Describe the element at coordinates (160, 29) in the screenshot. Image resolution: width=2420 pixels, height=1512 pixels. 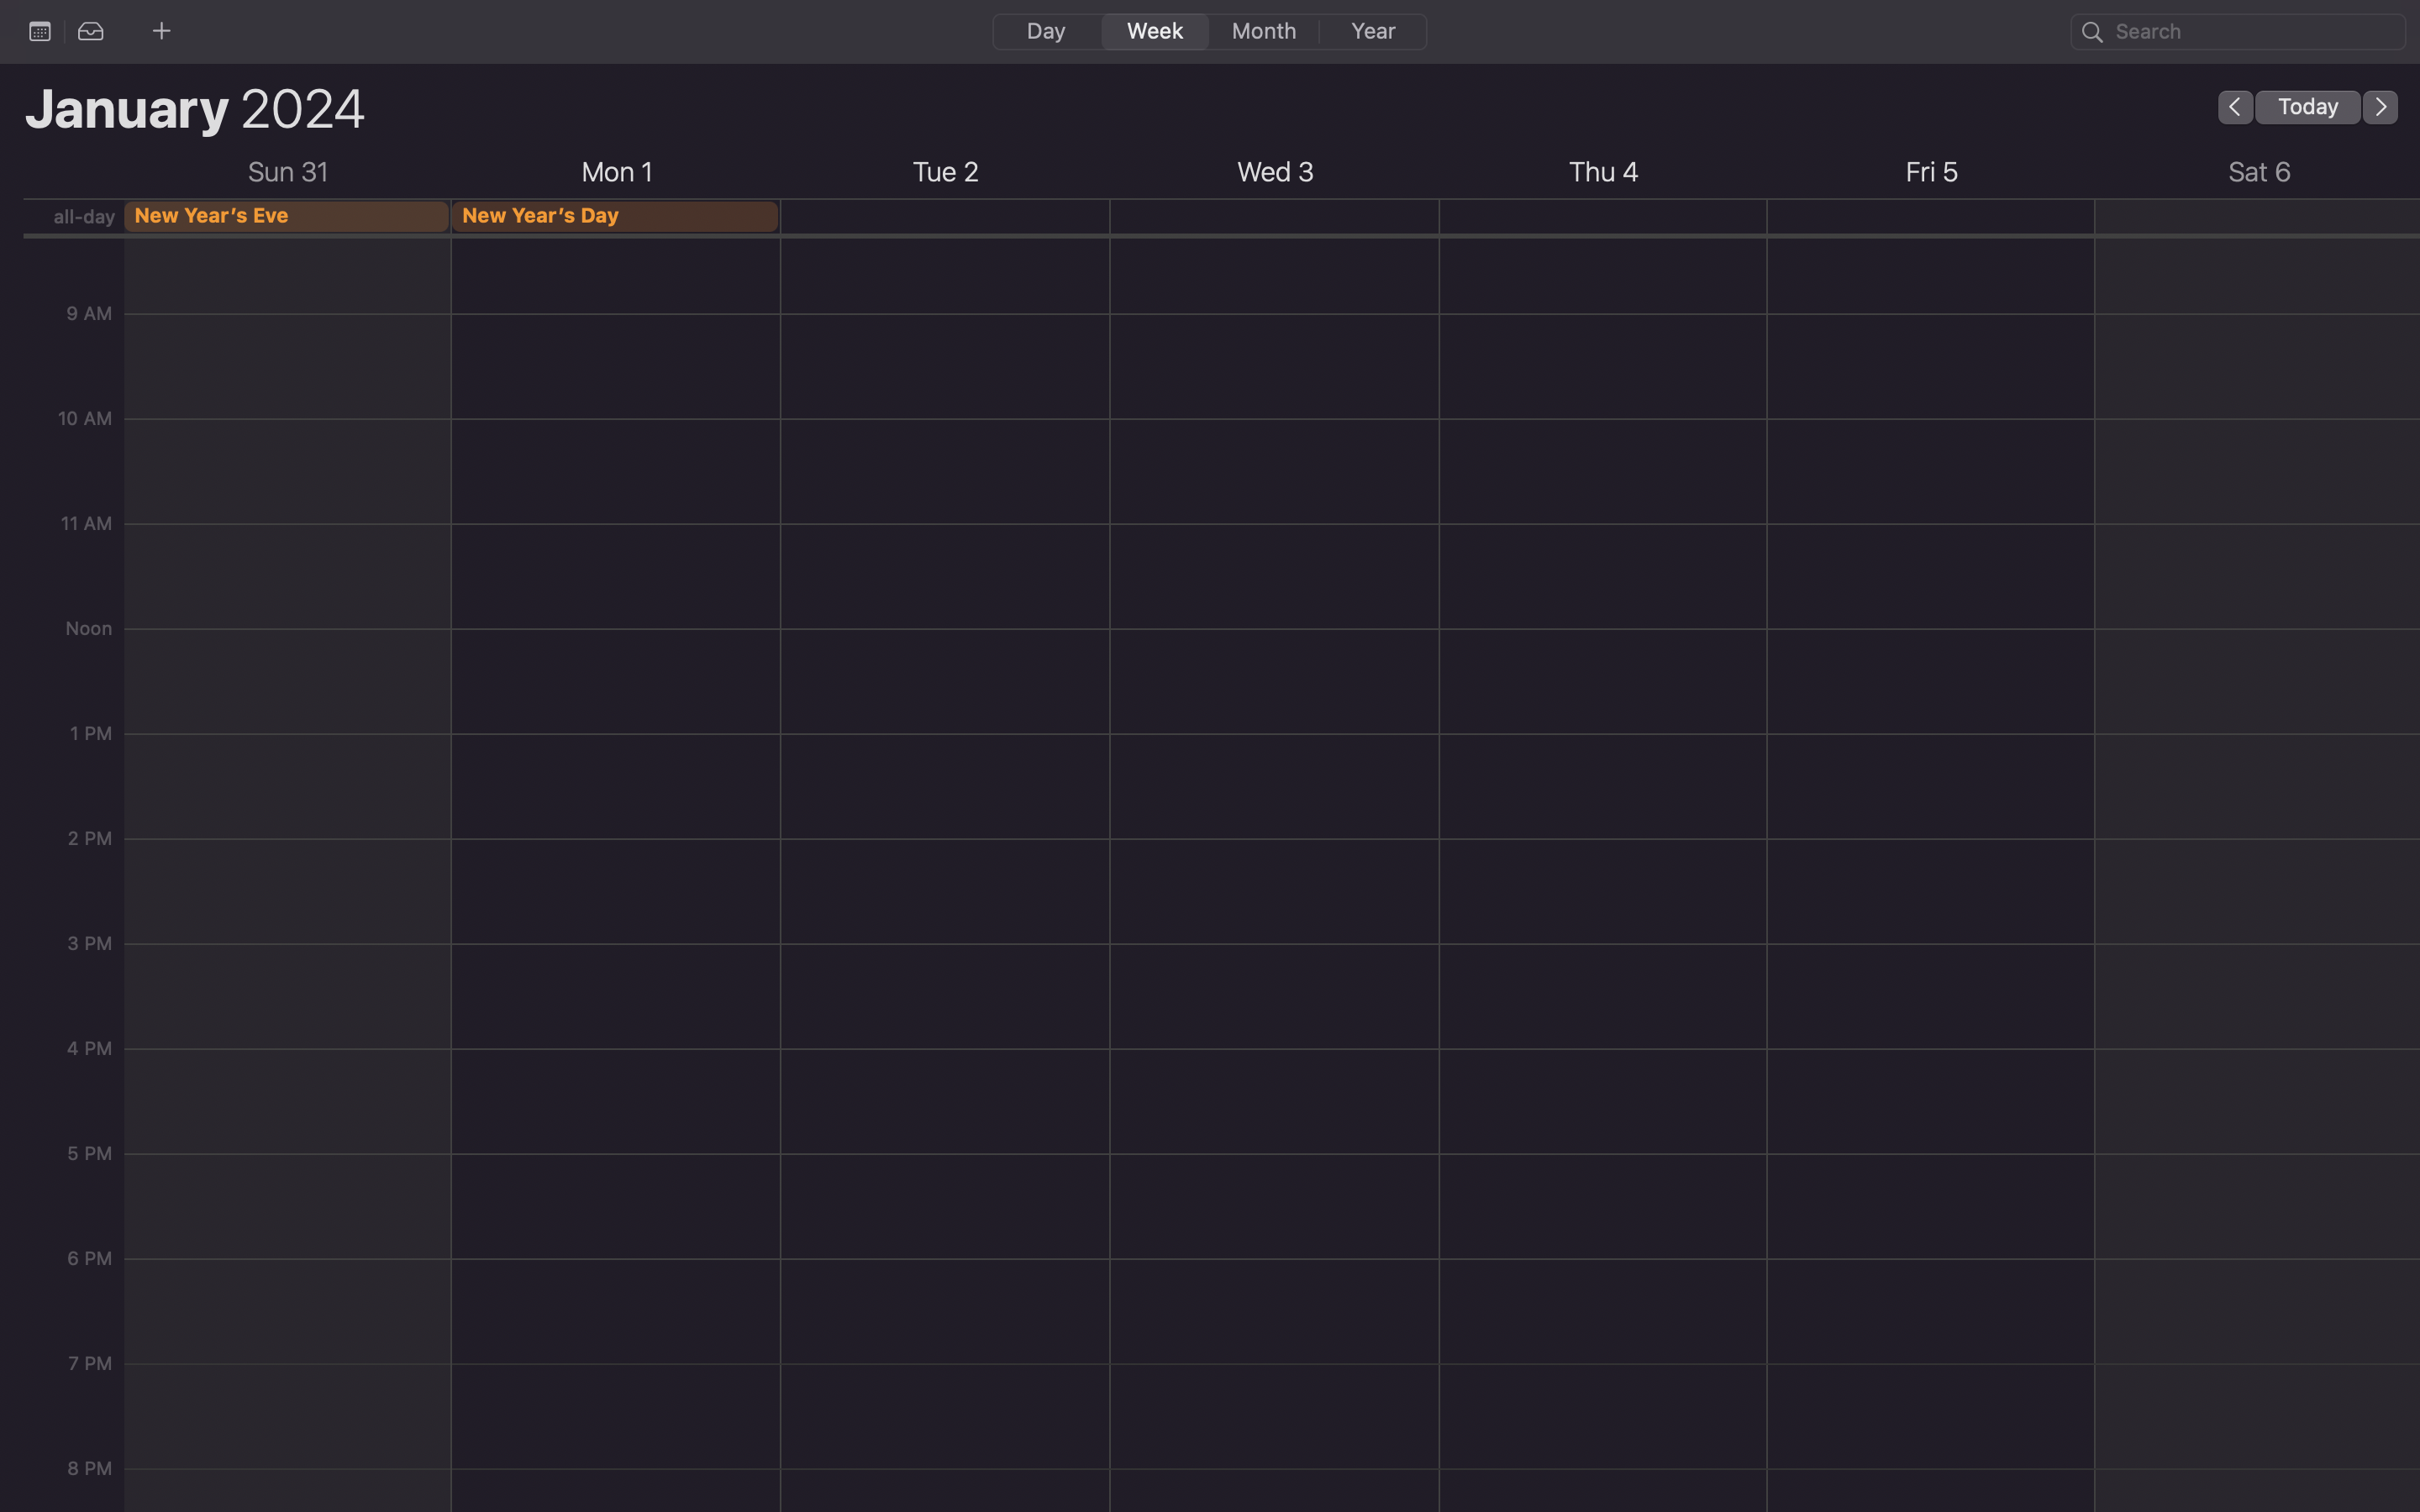
I see `Click  the plus symbol for quick event add` at that location.